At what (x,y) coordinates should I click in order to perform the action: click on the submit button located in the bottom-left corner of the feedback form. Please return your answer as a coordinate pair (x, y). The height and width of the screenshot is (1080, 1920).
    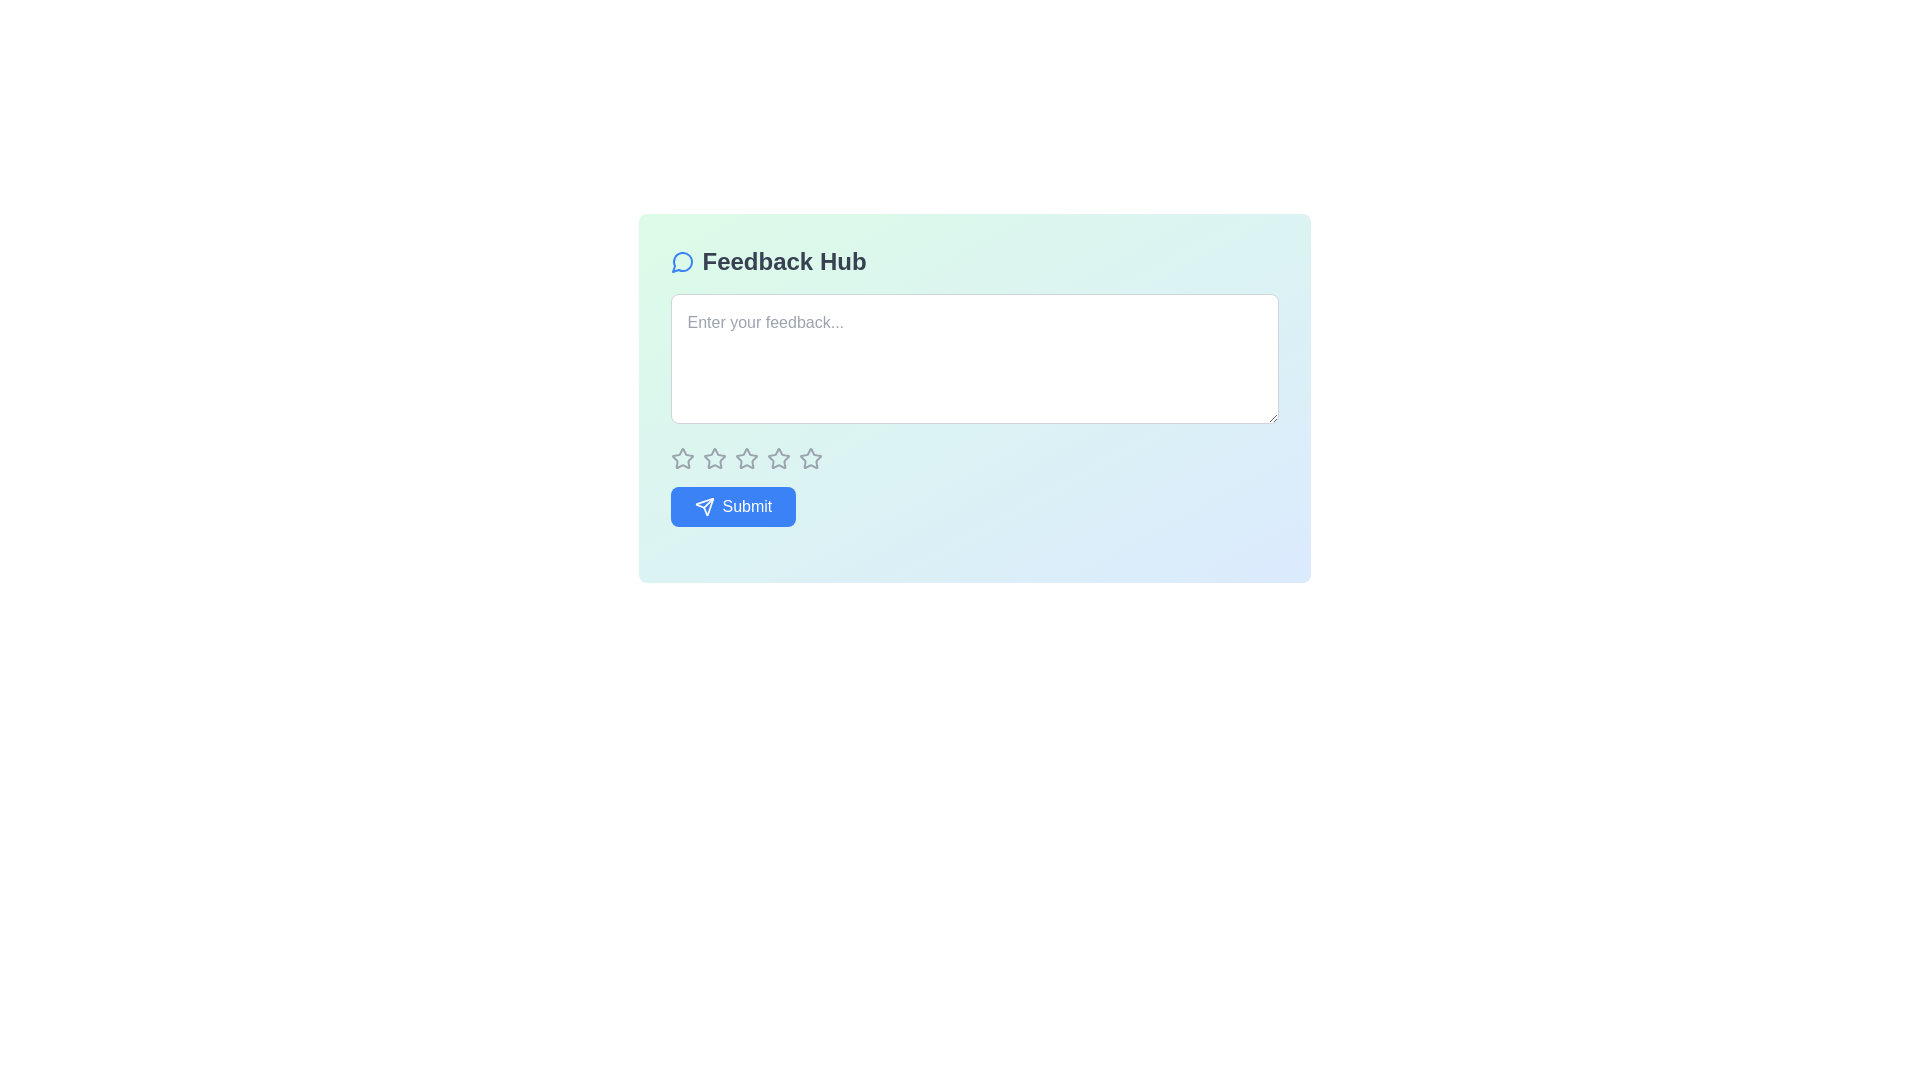
    Looking at the image, I should click on (732, 505).